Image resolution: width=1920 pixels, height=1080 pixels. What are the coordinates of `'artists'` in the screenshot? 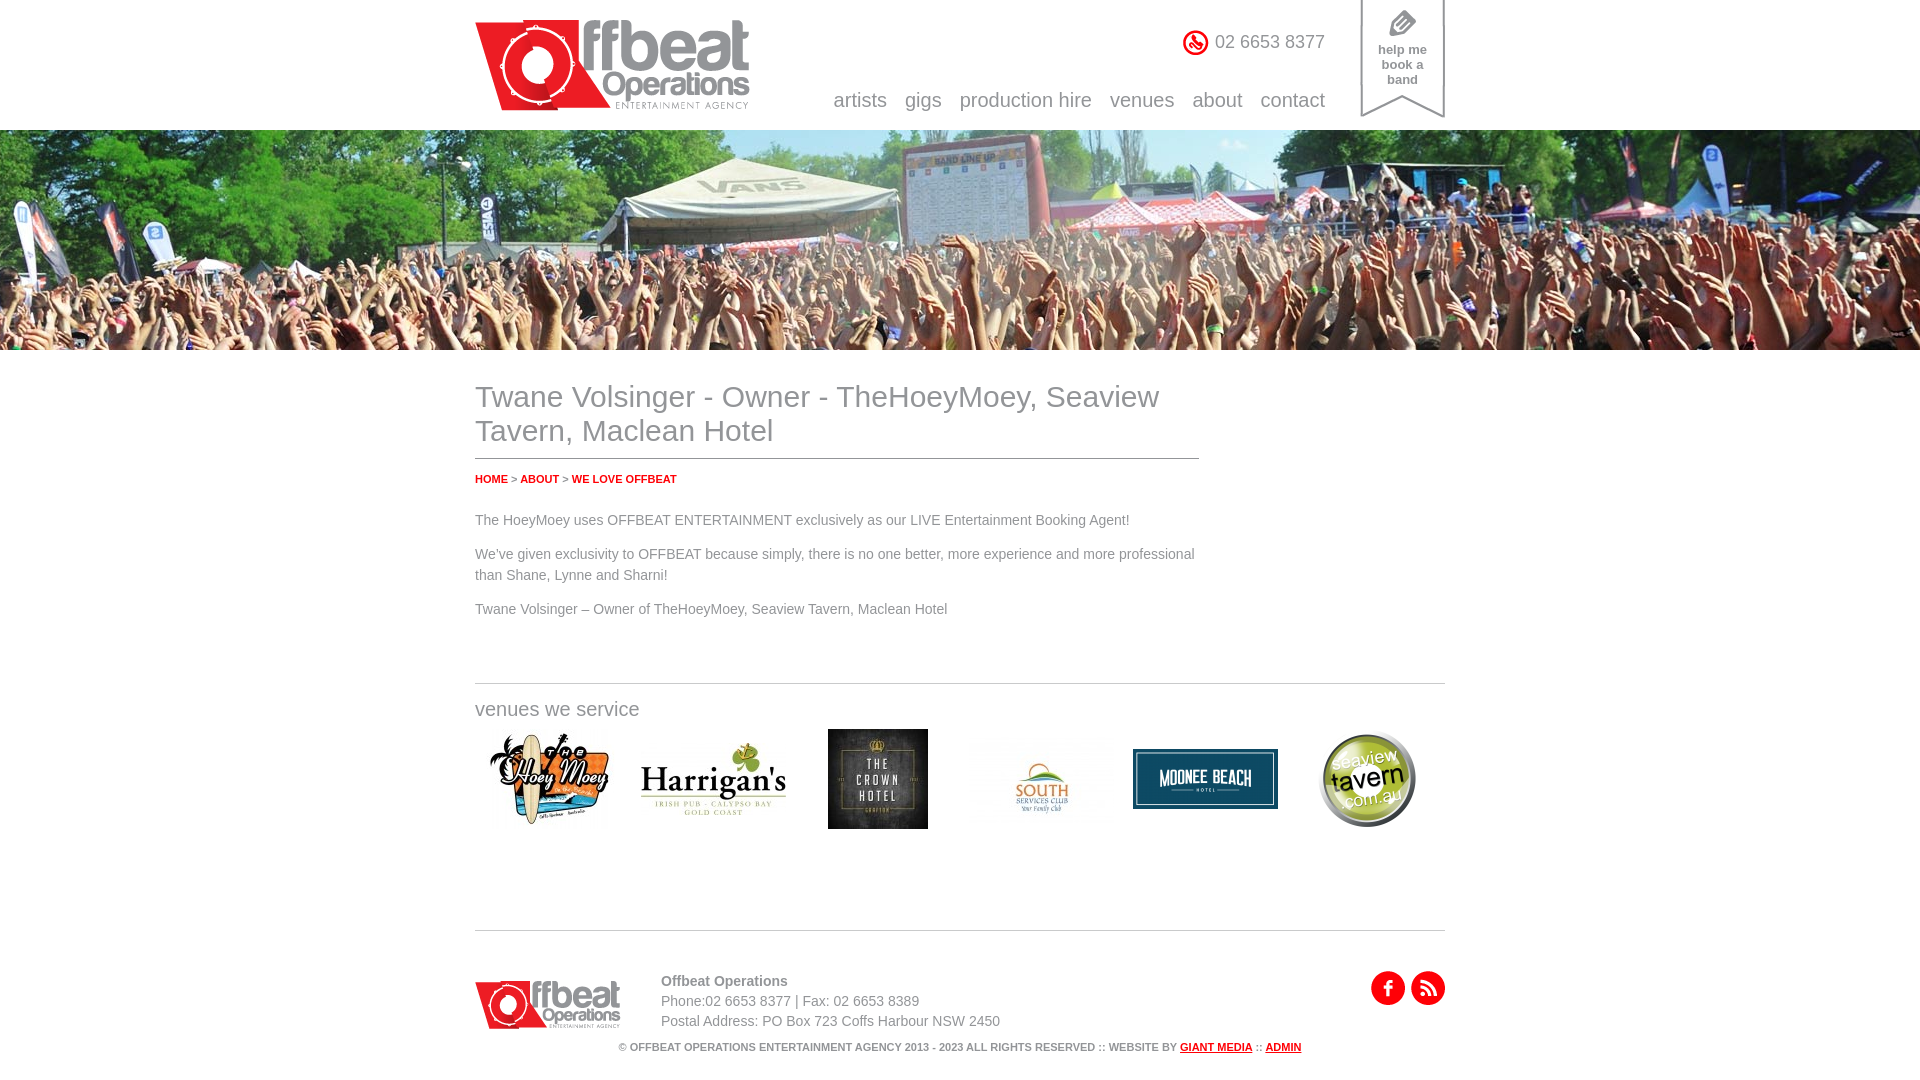 It's located at (860, 100).